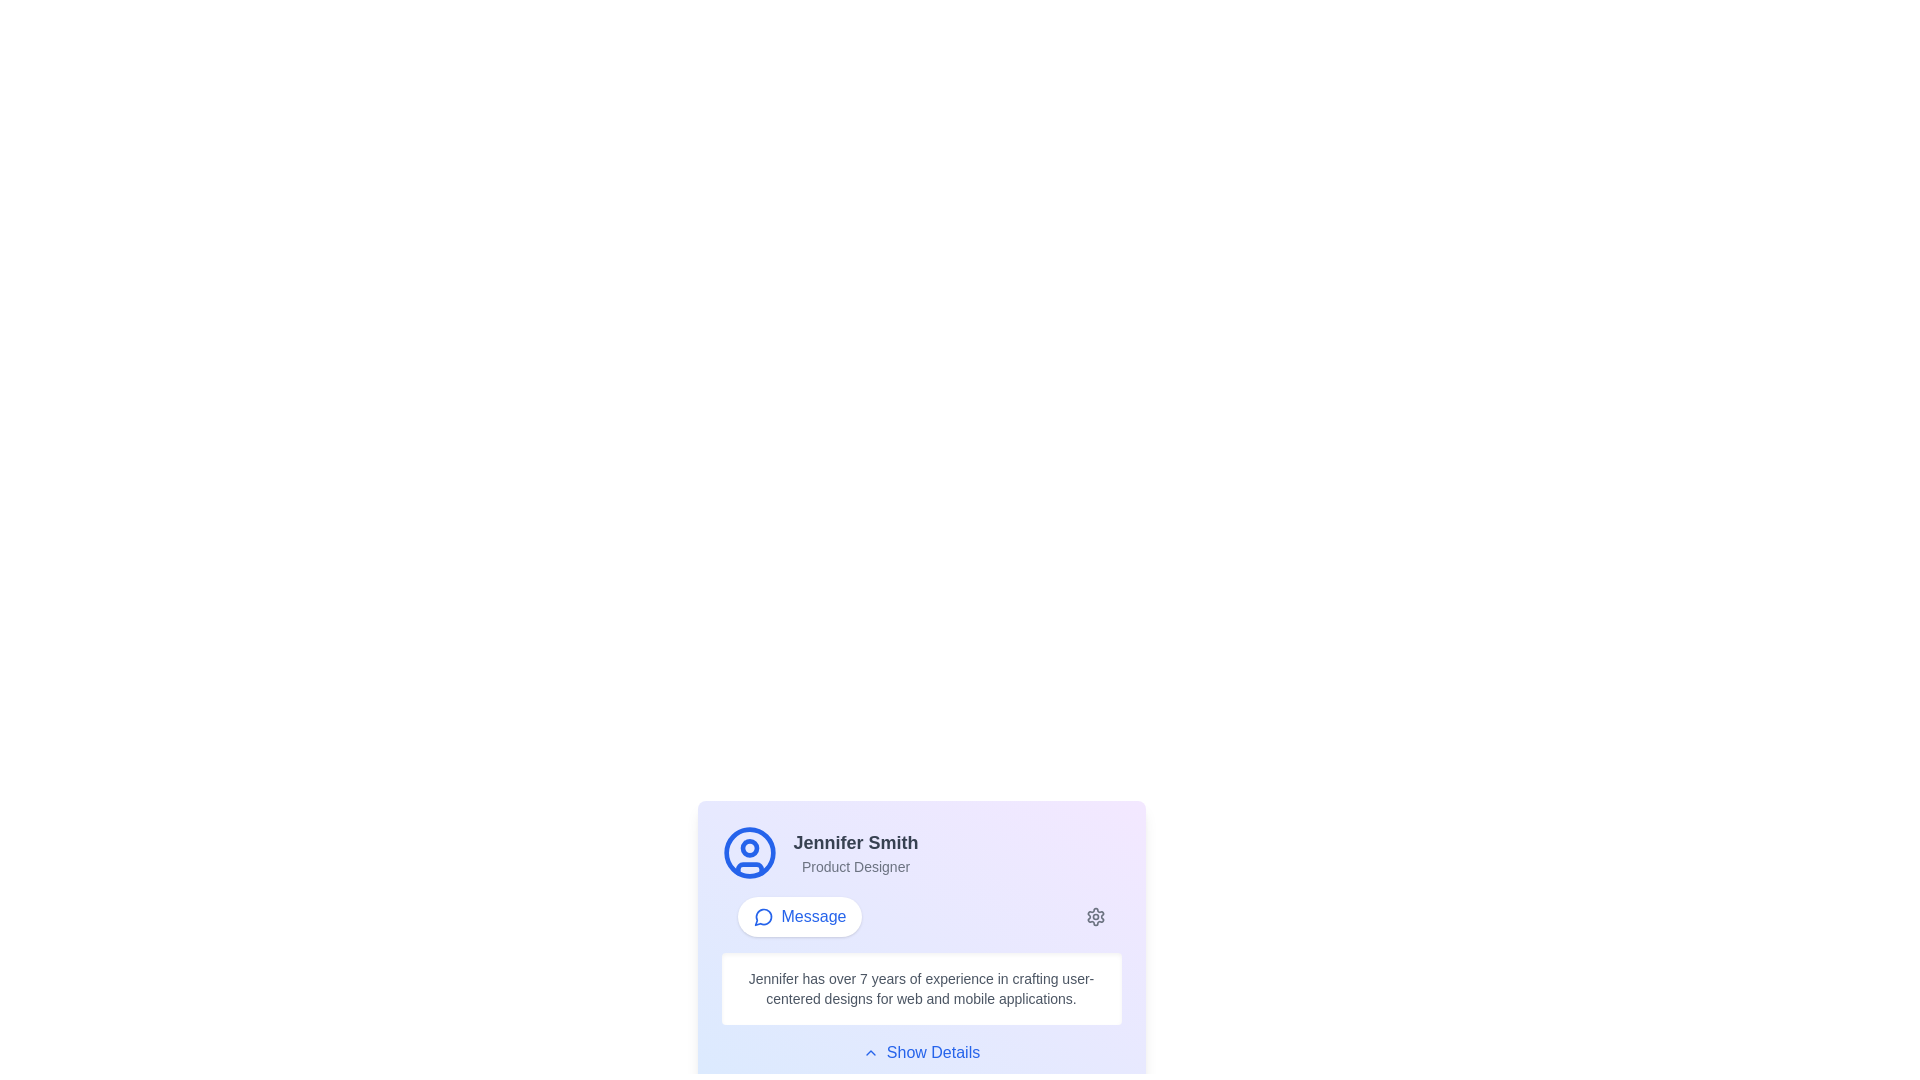 This screenshot has height=1080, width=1920. What do you see at coordinates (855, 852) in the screenshot?
I see `the Text Display that shows the name and designation of a person, located in the top-right quadrant of a card-like component, next to a circular blue user icon, and above a button labeled 'Message'` at bounding box center [855, 852].